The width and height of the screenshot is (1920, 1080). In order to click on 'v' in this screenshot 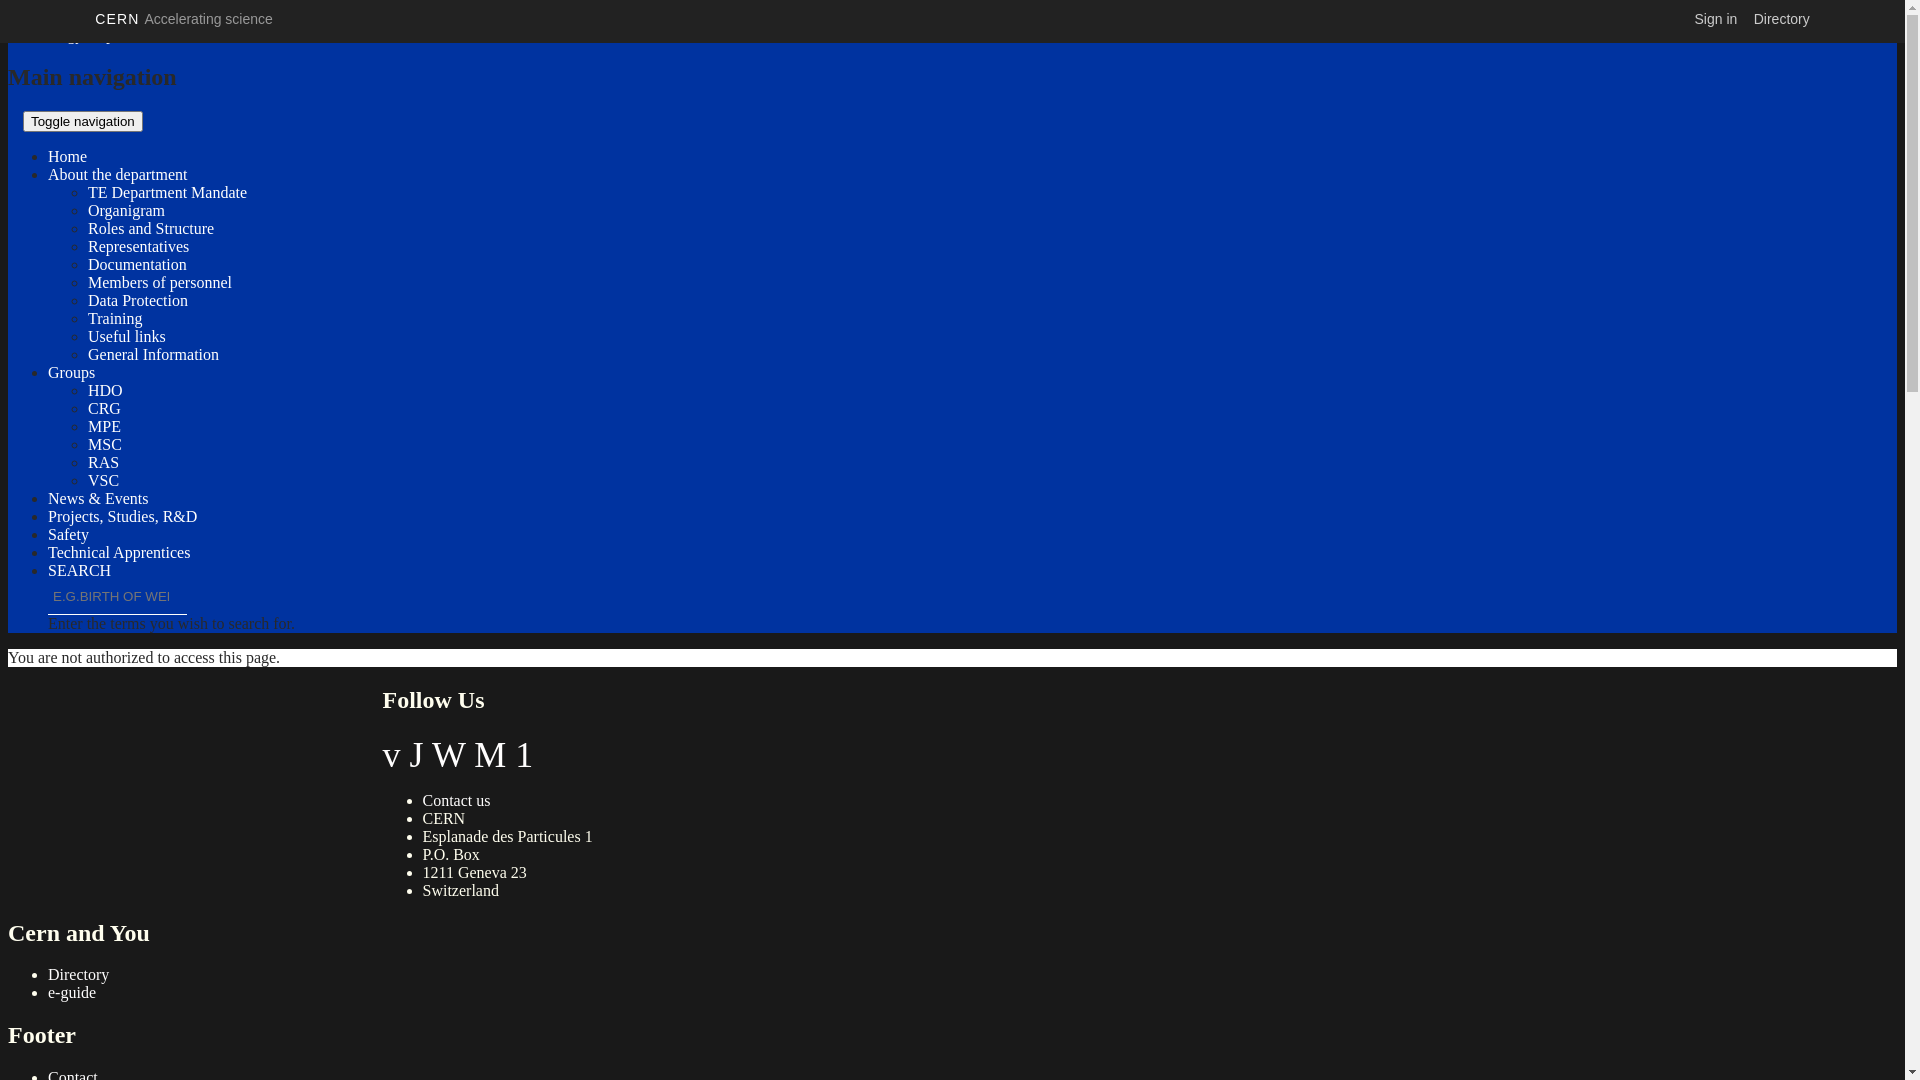, I will do `click(390, 755)`.